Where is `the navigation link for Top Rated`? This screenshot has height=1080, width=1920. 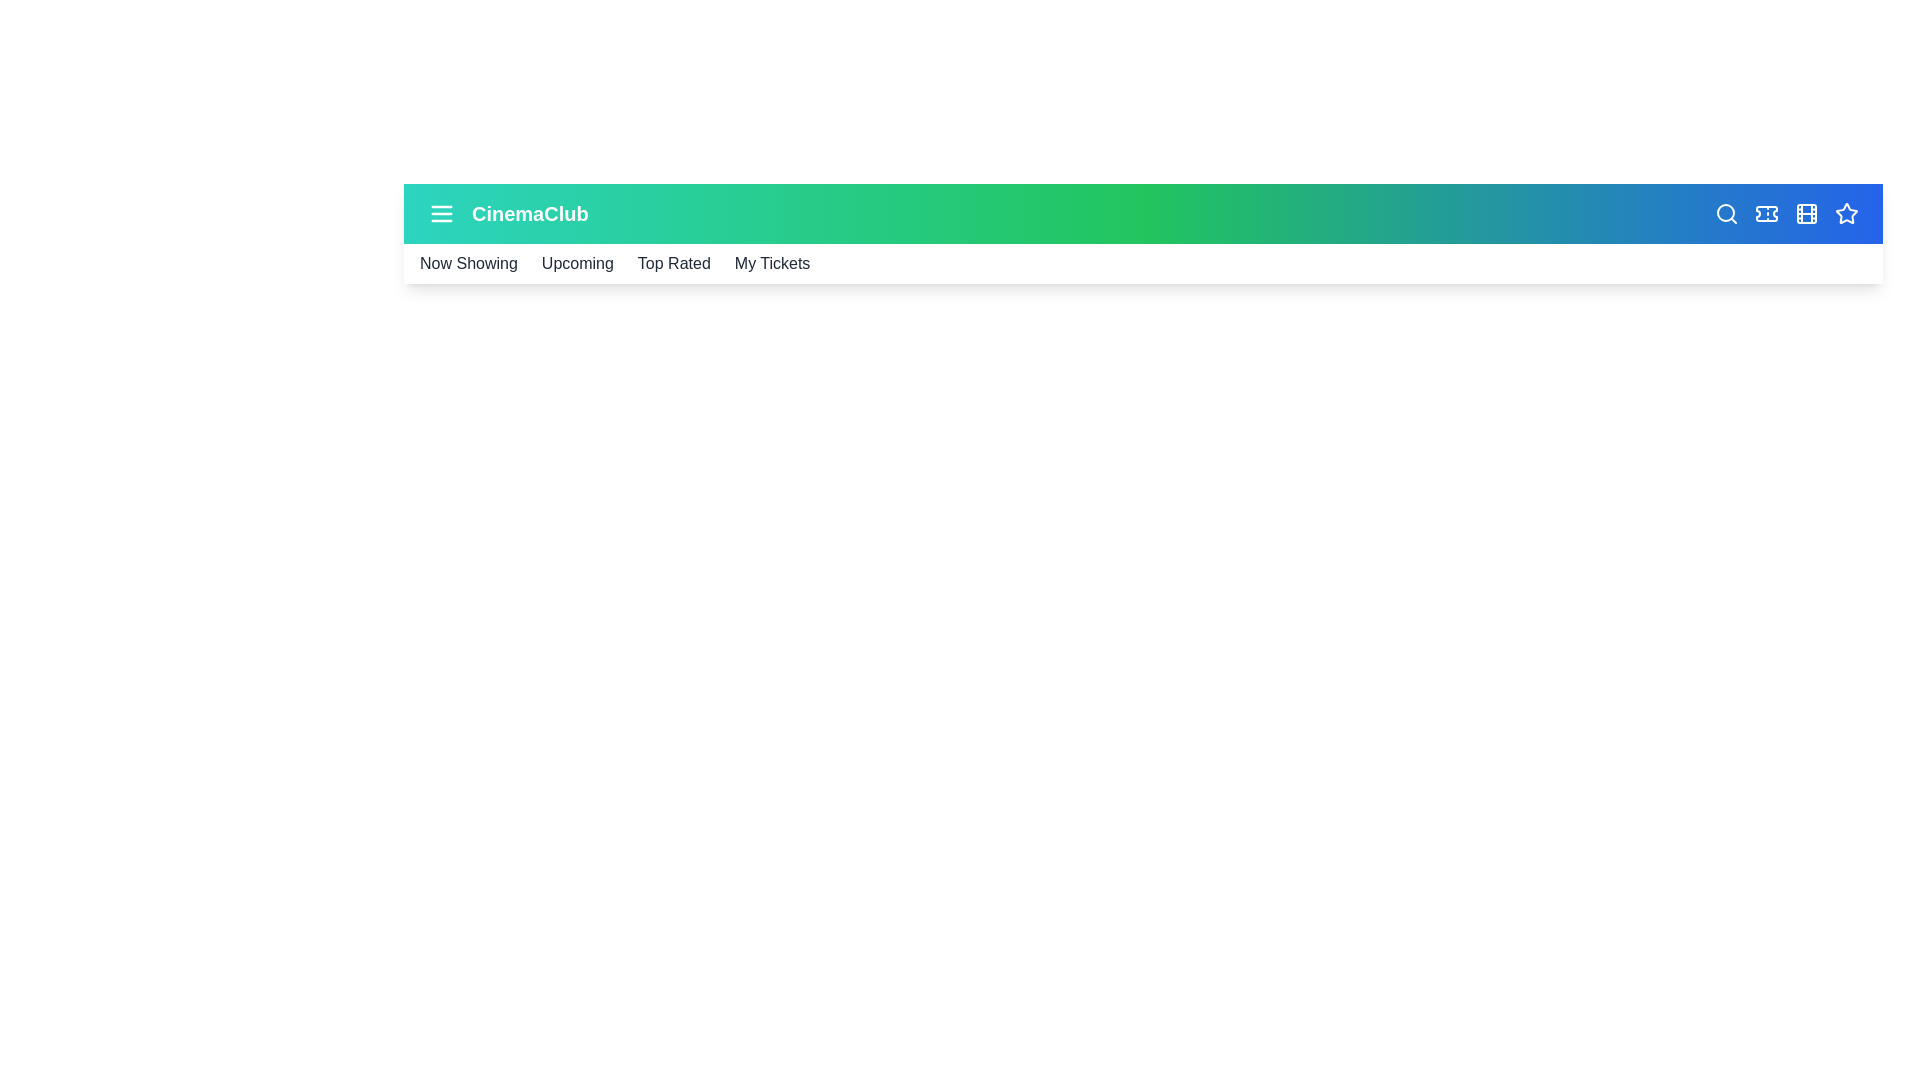
the navigation link for Top Rated is located at coordinates (673, 262).